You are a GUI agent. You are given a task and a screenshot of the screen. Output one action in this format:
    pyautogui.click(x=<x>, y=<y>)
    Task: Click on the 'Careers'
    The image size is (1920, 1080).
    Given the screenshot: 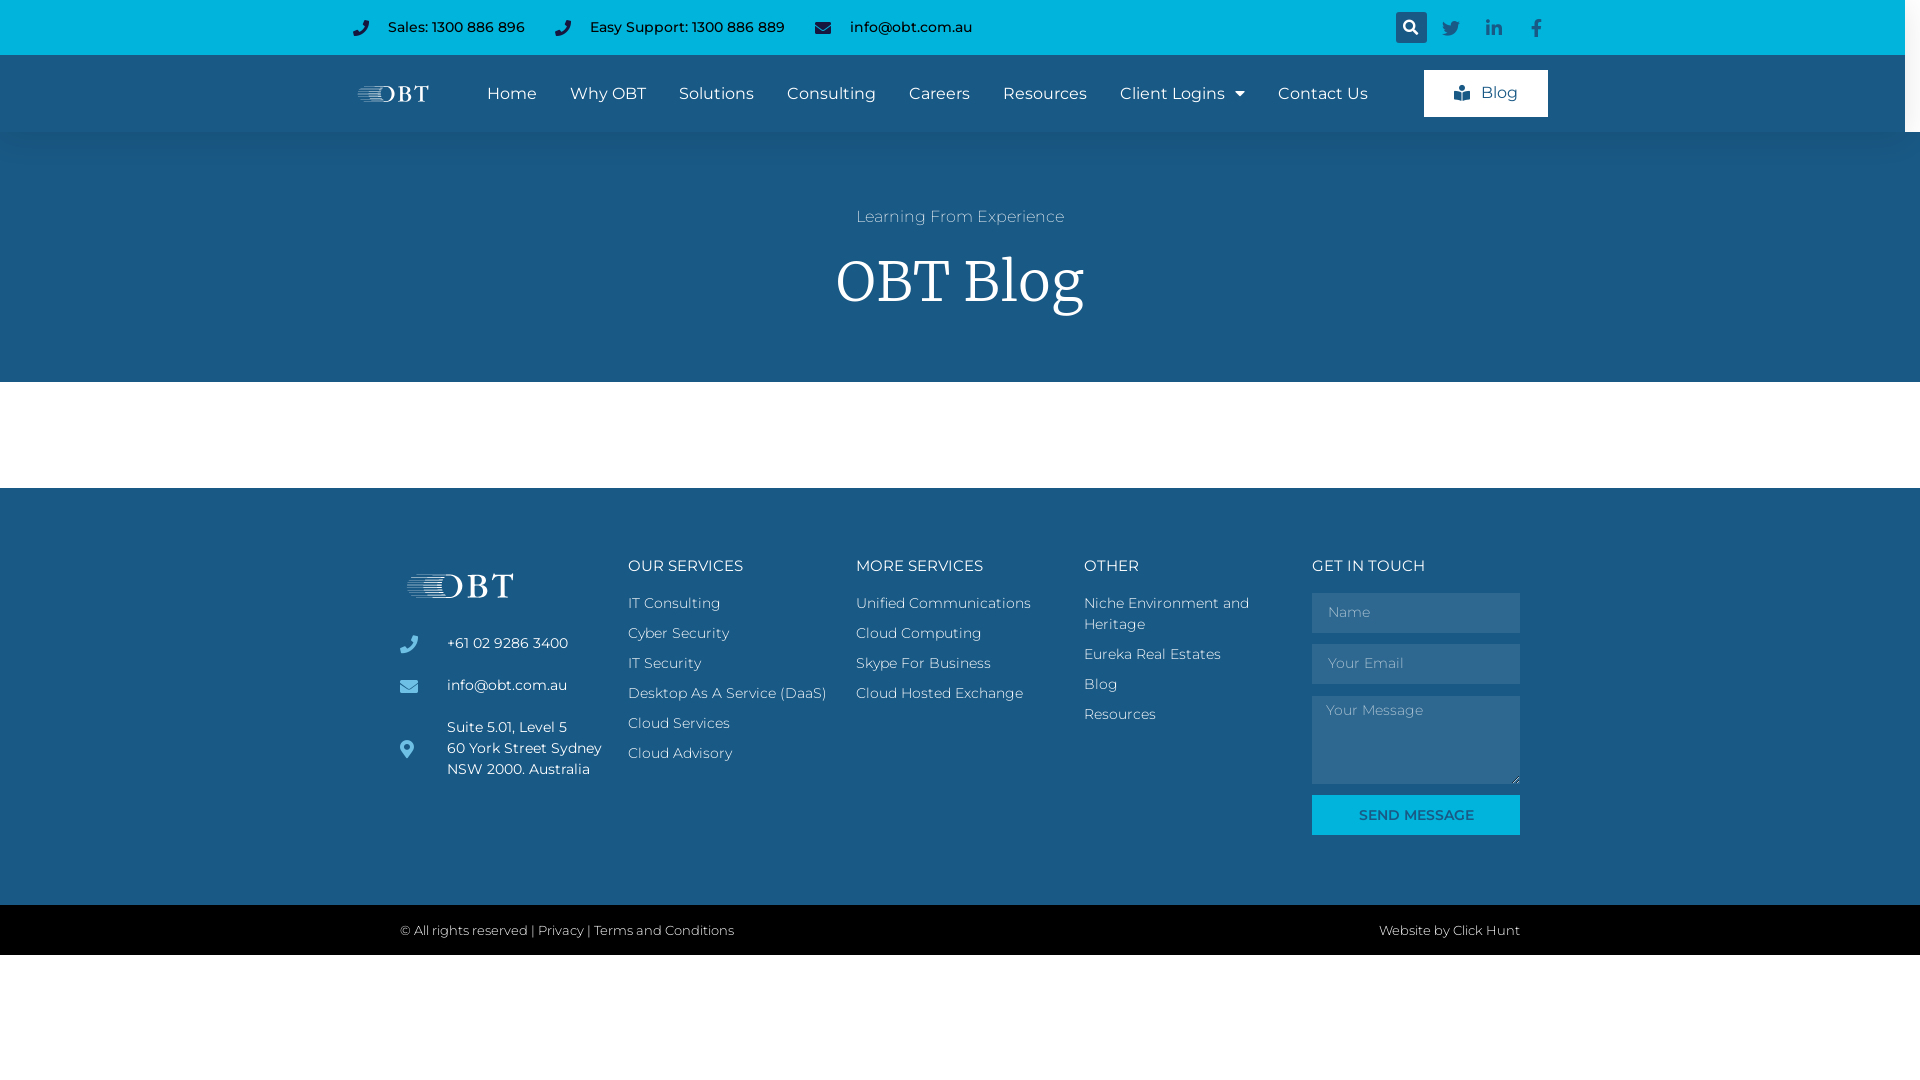 What is the action you would take?
    pyautogui.click(x=938, y=92)
    